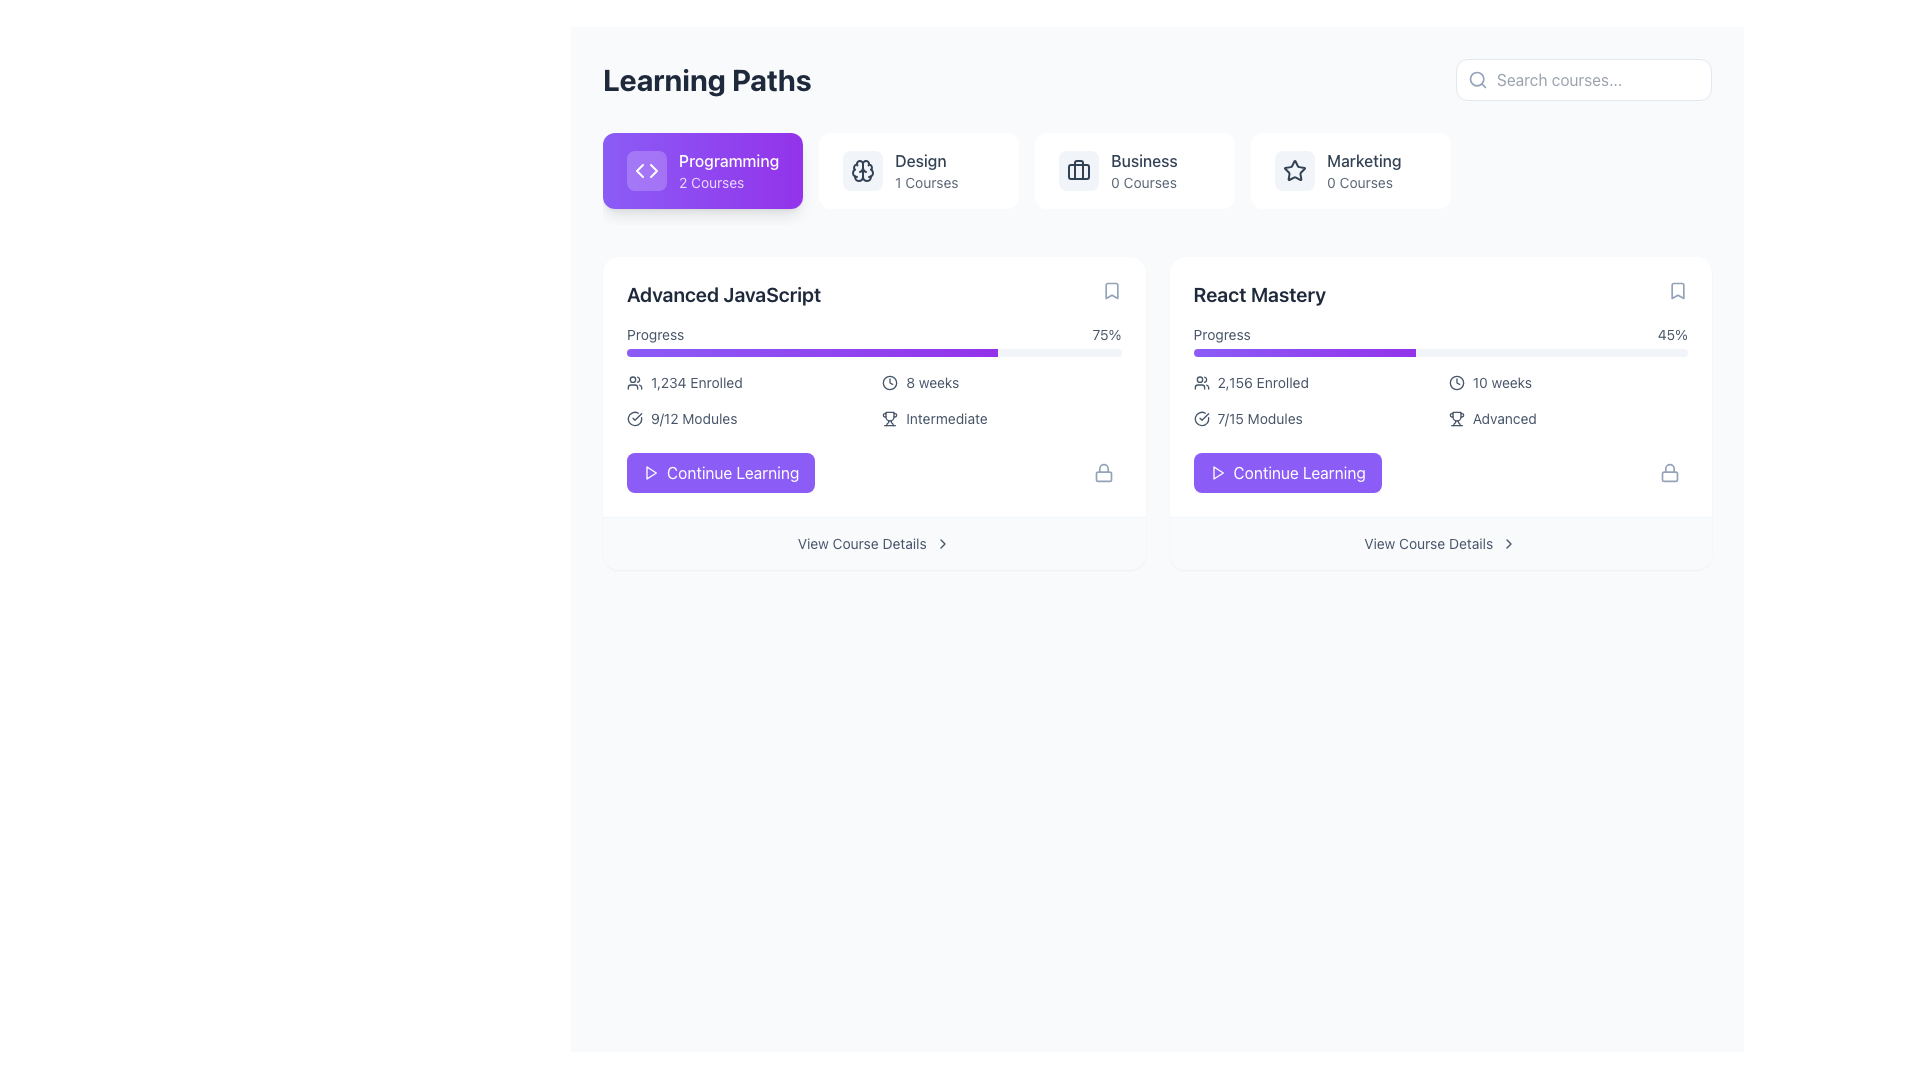  I want to click on the Progress Bar element located beneath the text 'Progress' and '75%' within the 'Advanced JavaScript' card, so click(874, 352).